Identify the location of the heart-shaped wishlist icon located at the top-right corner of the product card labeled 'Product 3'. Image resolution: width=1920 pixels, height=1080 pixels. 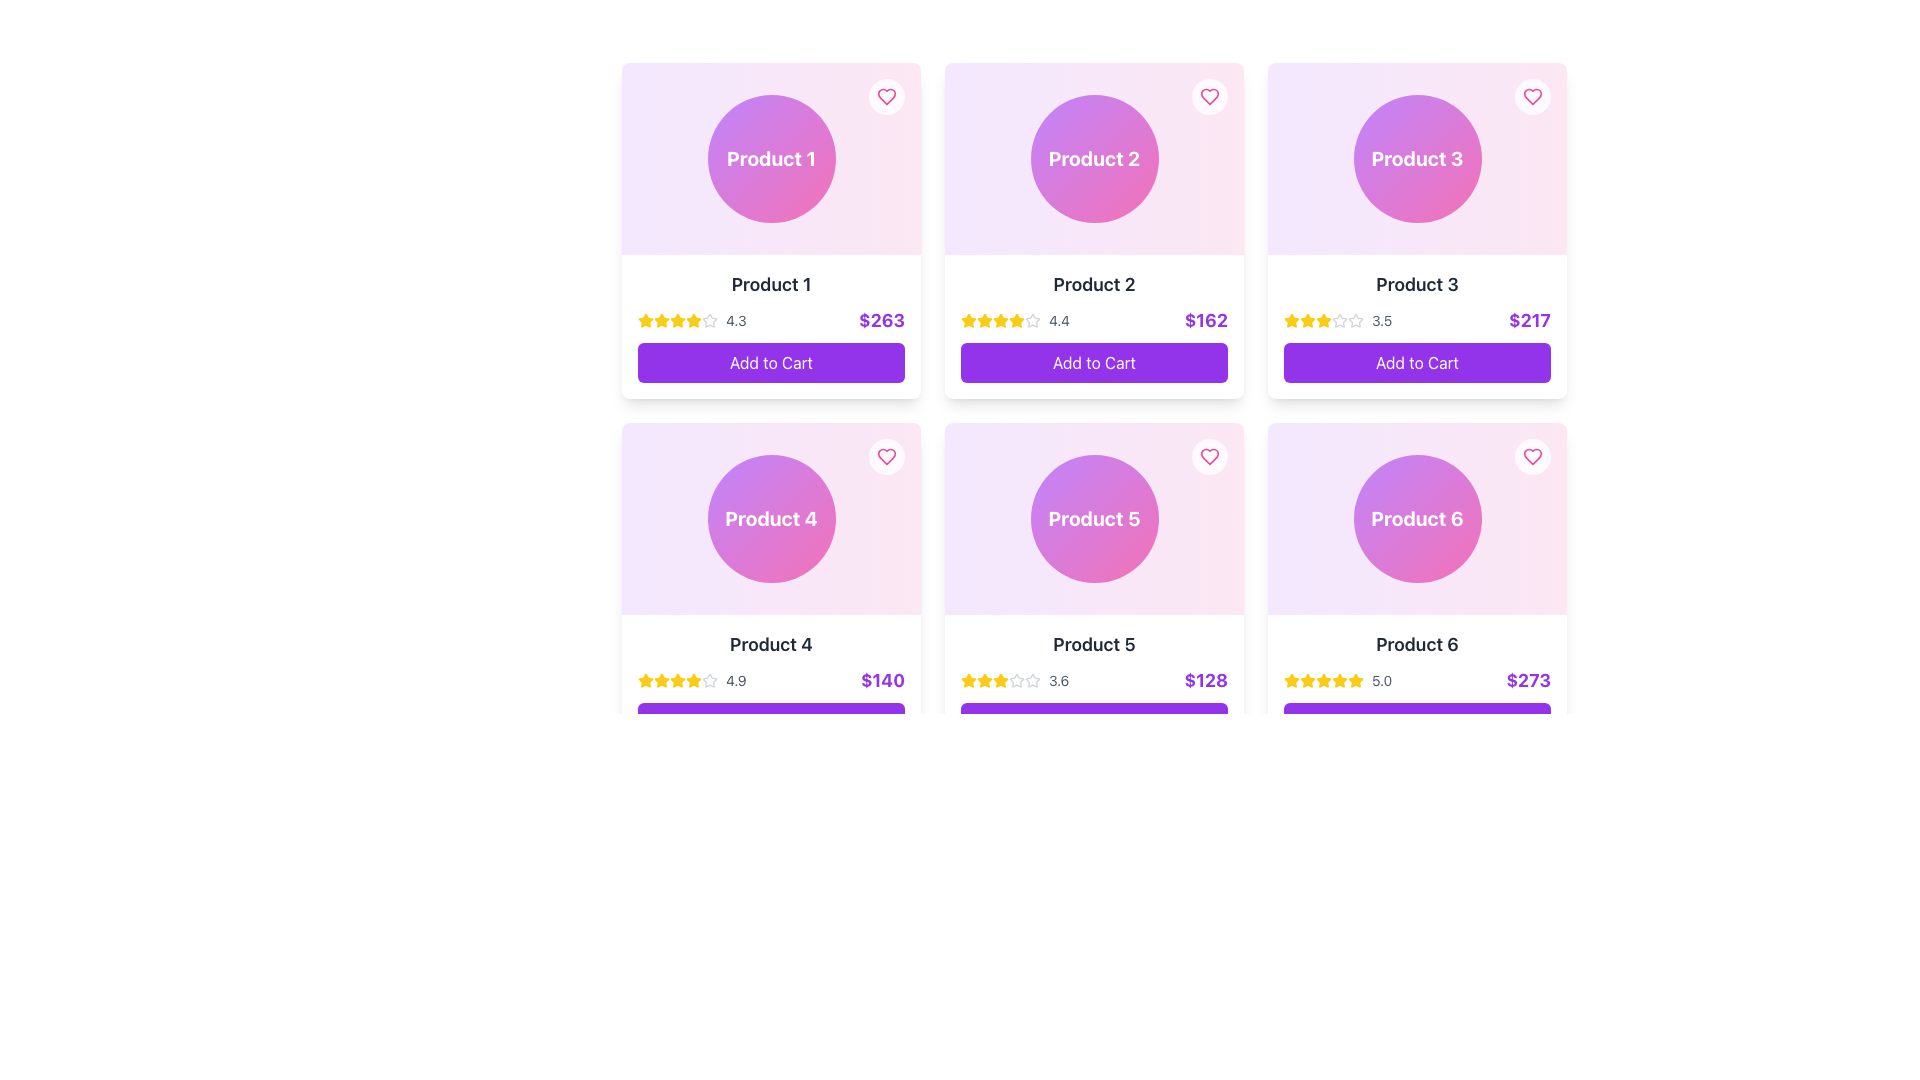
(1531, 96).